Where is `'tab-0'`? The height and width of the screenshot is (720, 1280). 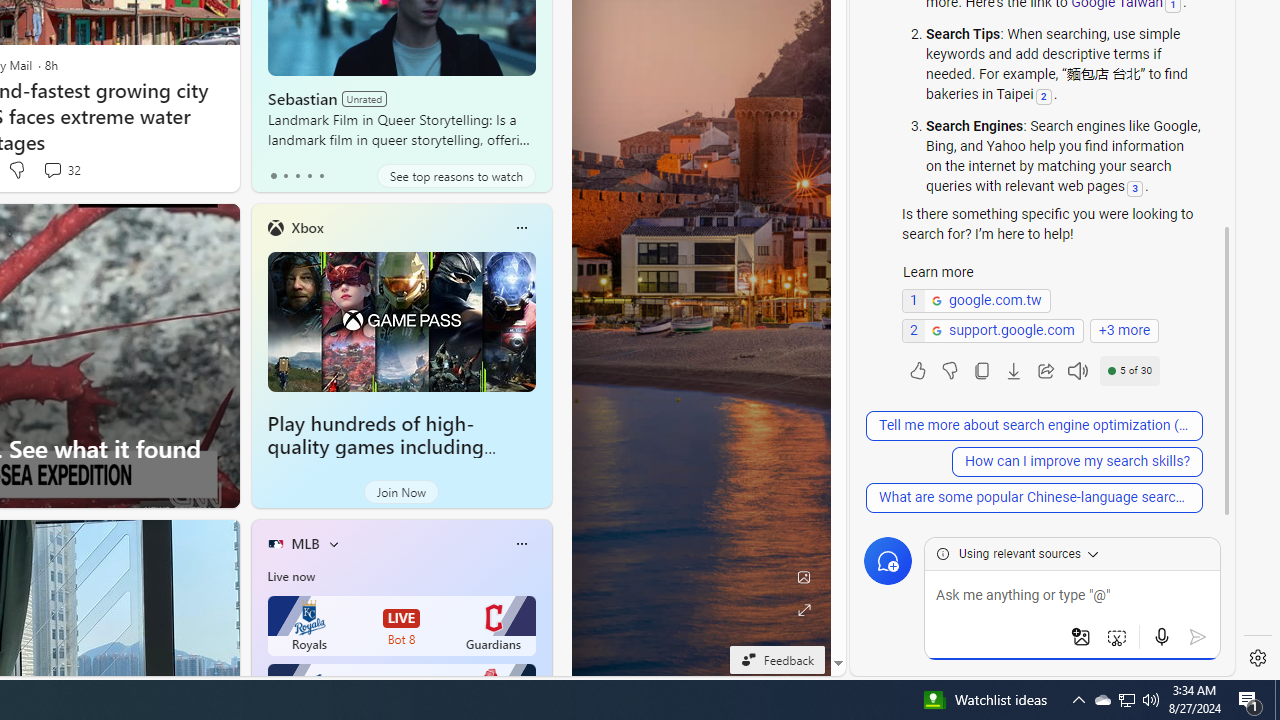
'tab-0' is located at coordinates (272, 175).